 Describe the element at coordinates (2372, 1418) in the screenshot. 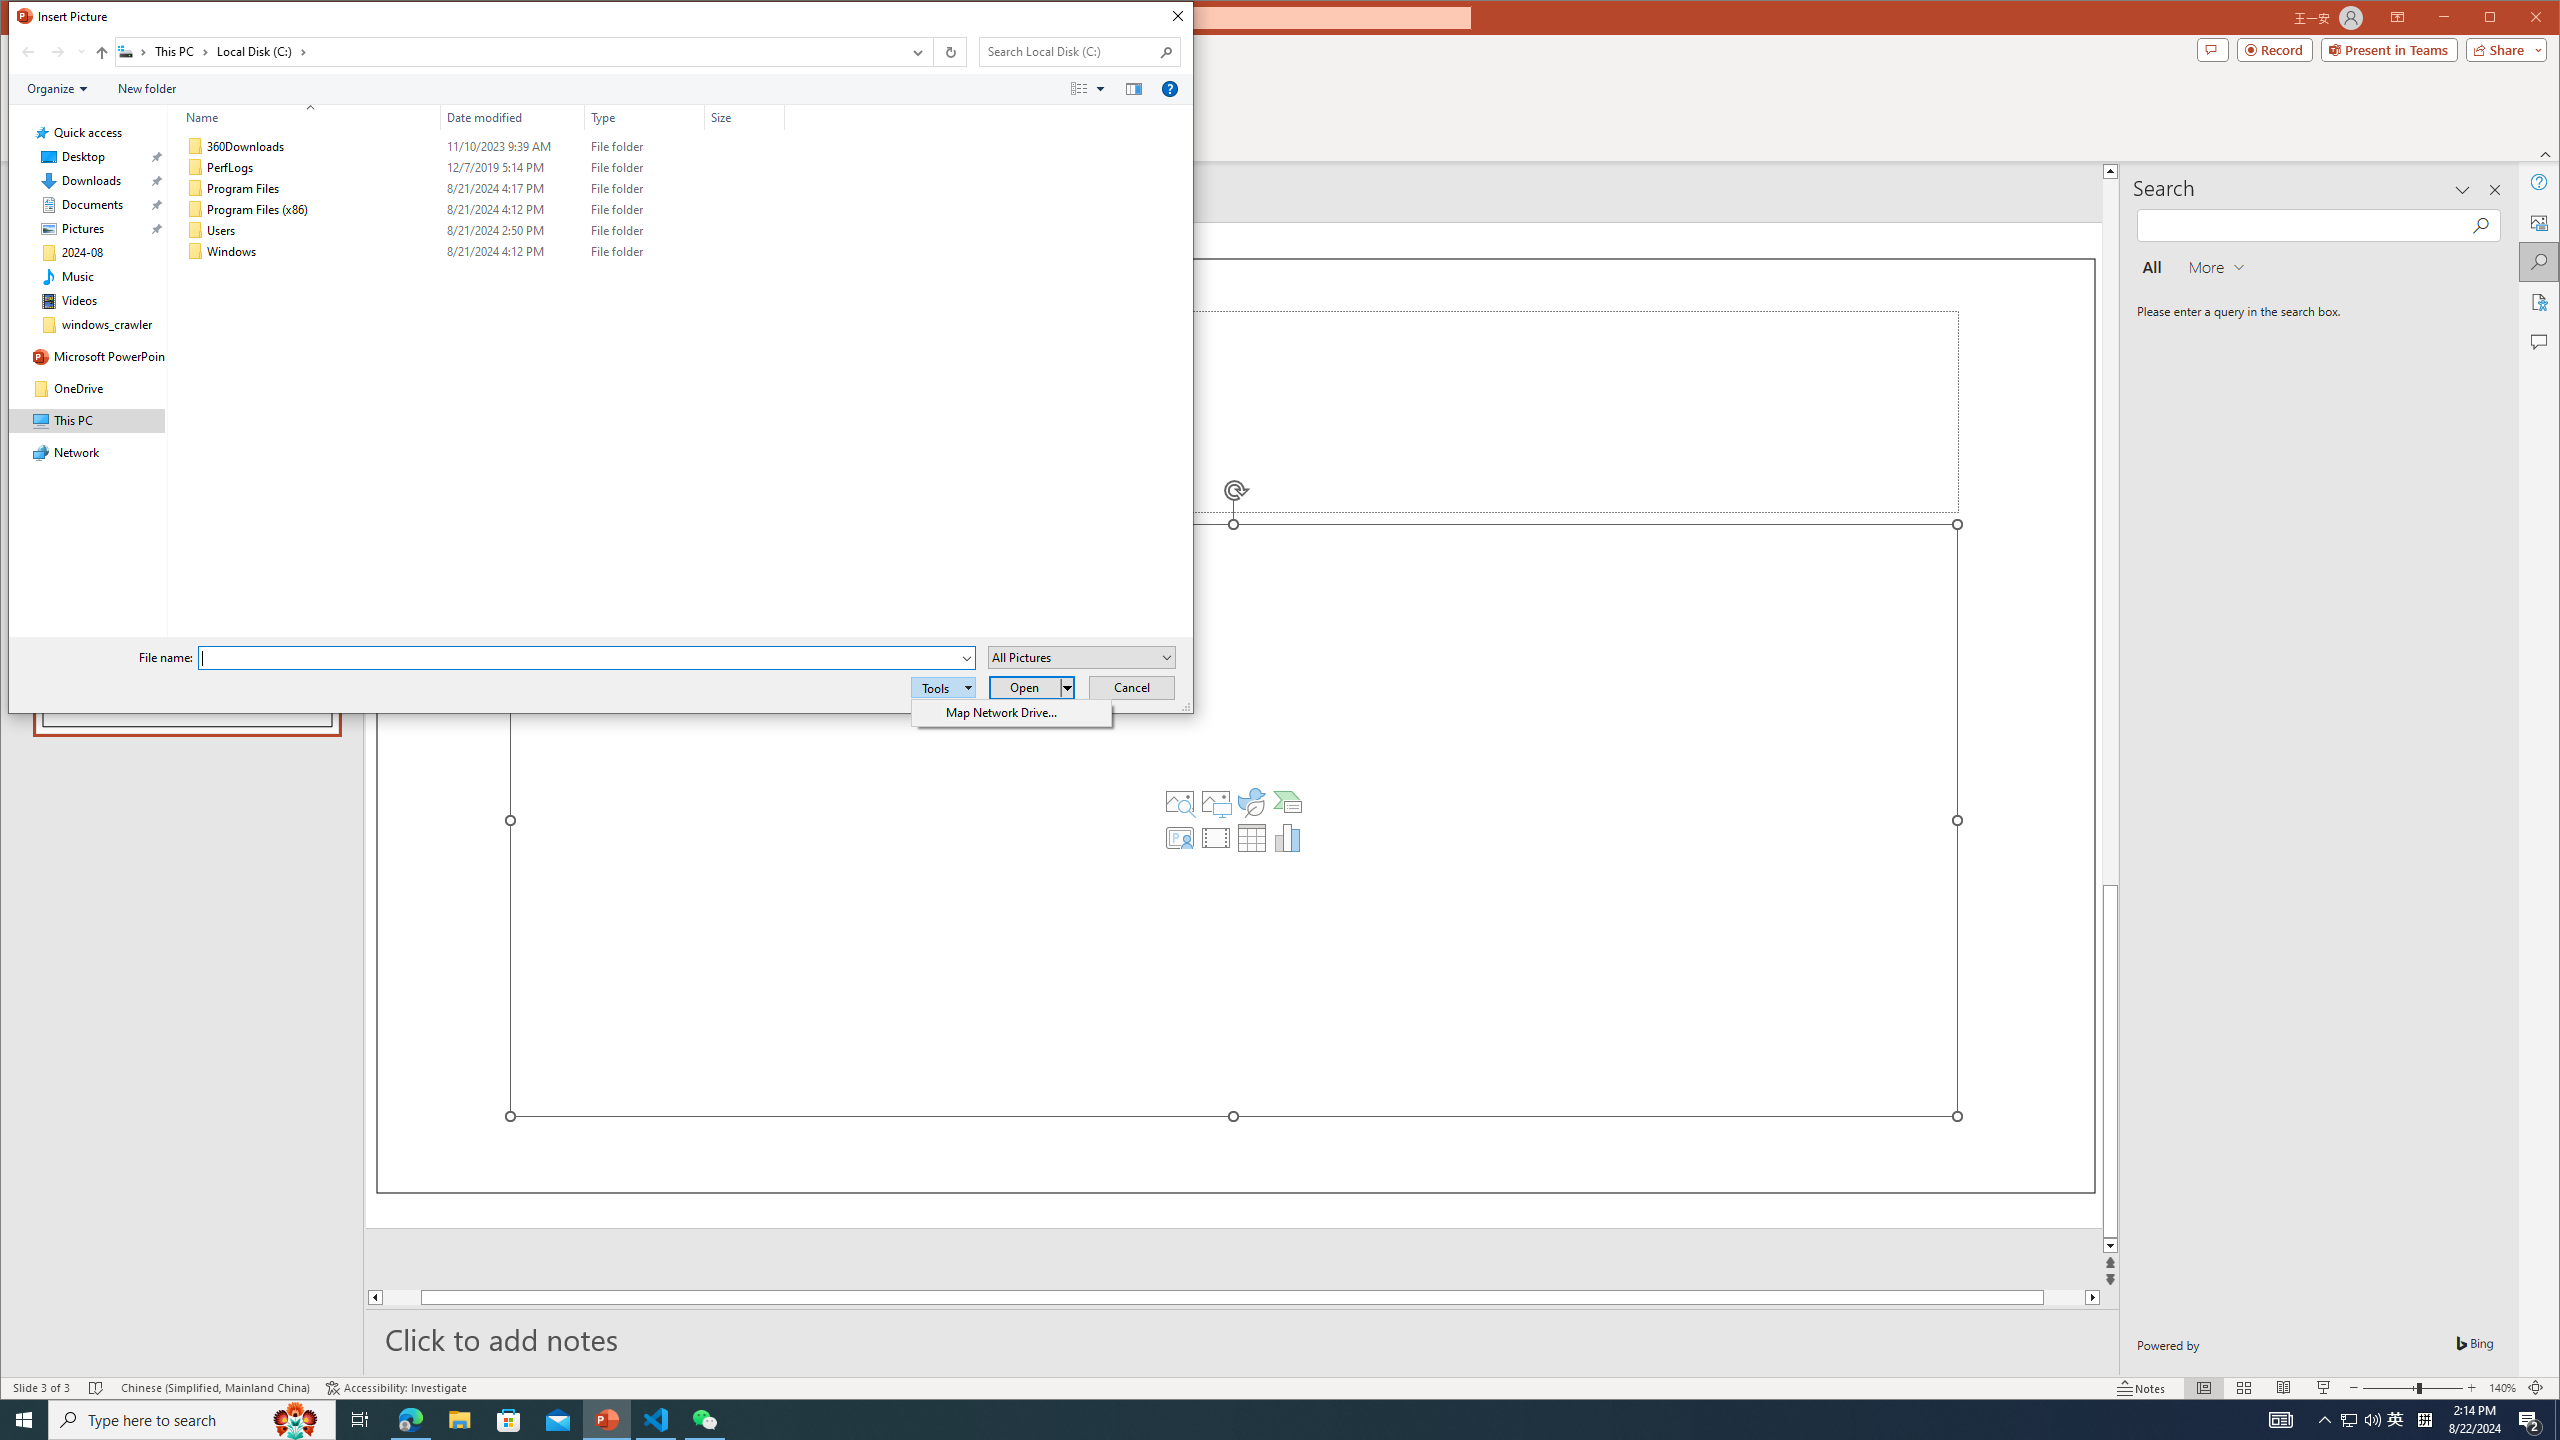

I see `'Q2790: 100%'` at that location.